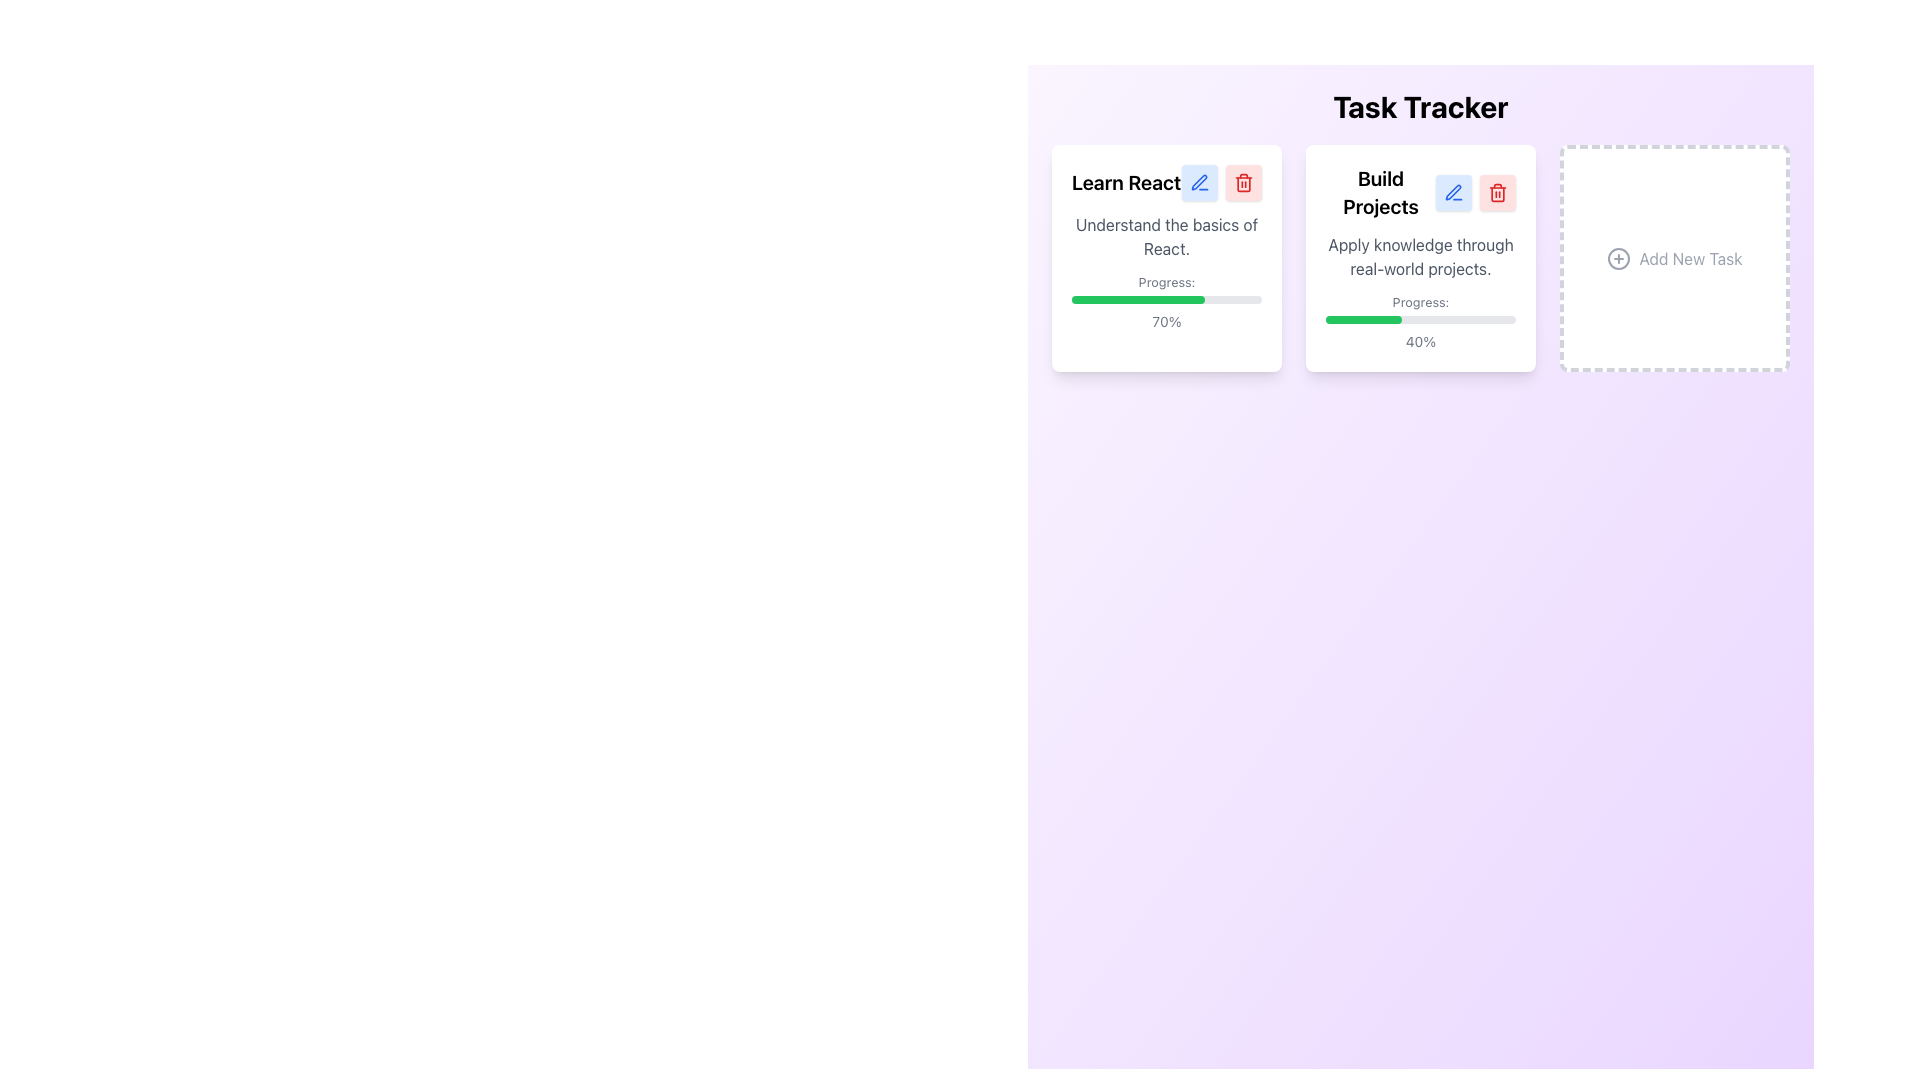  I want to click on around the progress bar located in the middle card under the 'Build Projects' heading to interact with it or view its description, so click(1419, 320).